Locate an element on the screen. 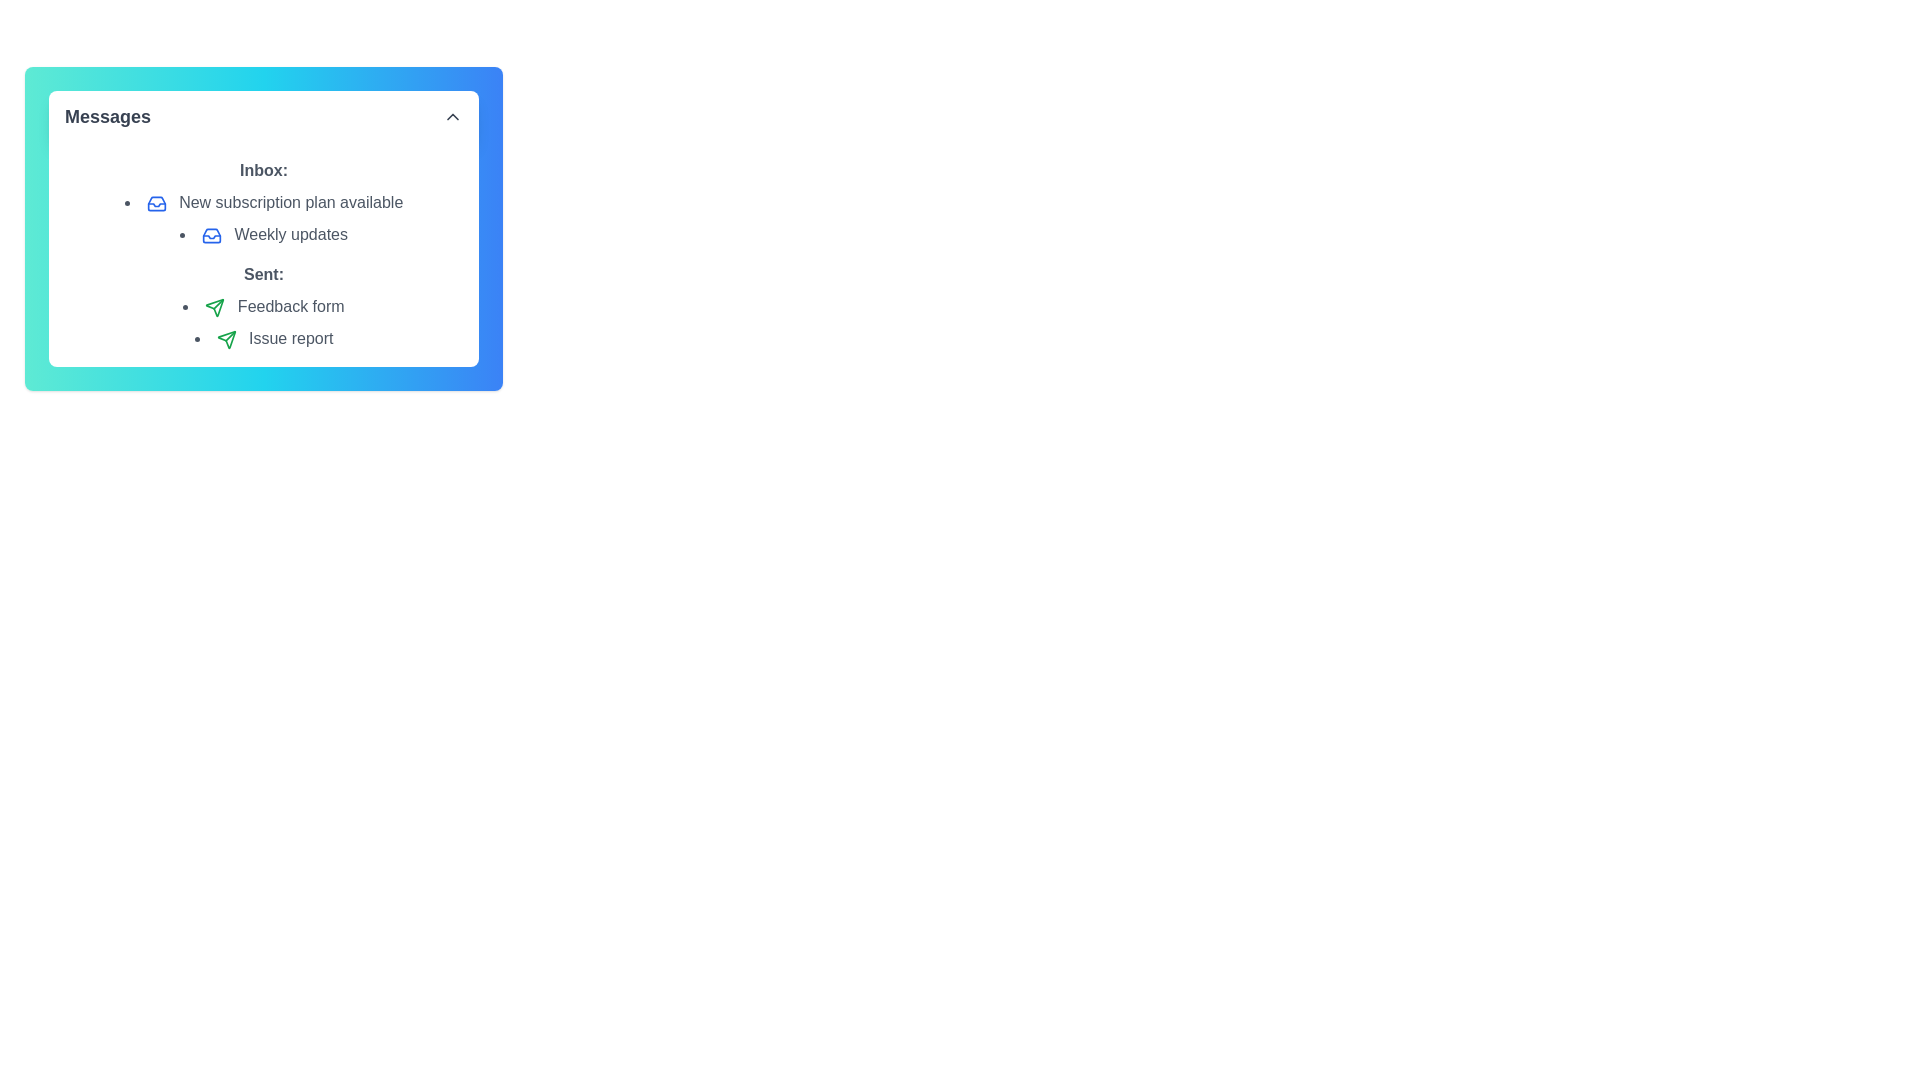 The height and width of the screenshot is (1080, 1920). the decorative component of the inbox icon located in the left part of the 'Inbox:' section, near the text label 'Inbox:' is located at coordinates (155, 204).